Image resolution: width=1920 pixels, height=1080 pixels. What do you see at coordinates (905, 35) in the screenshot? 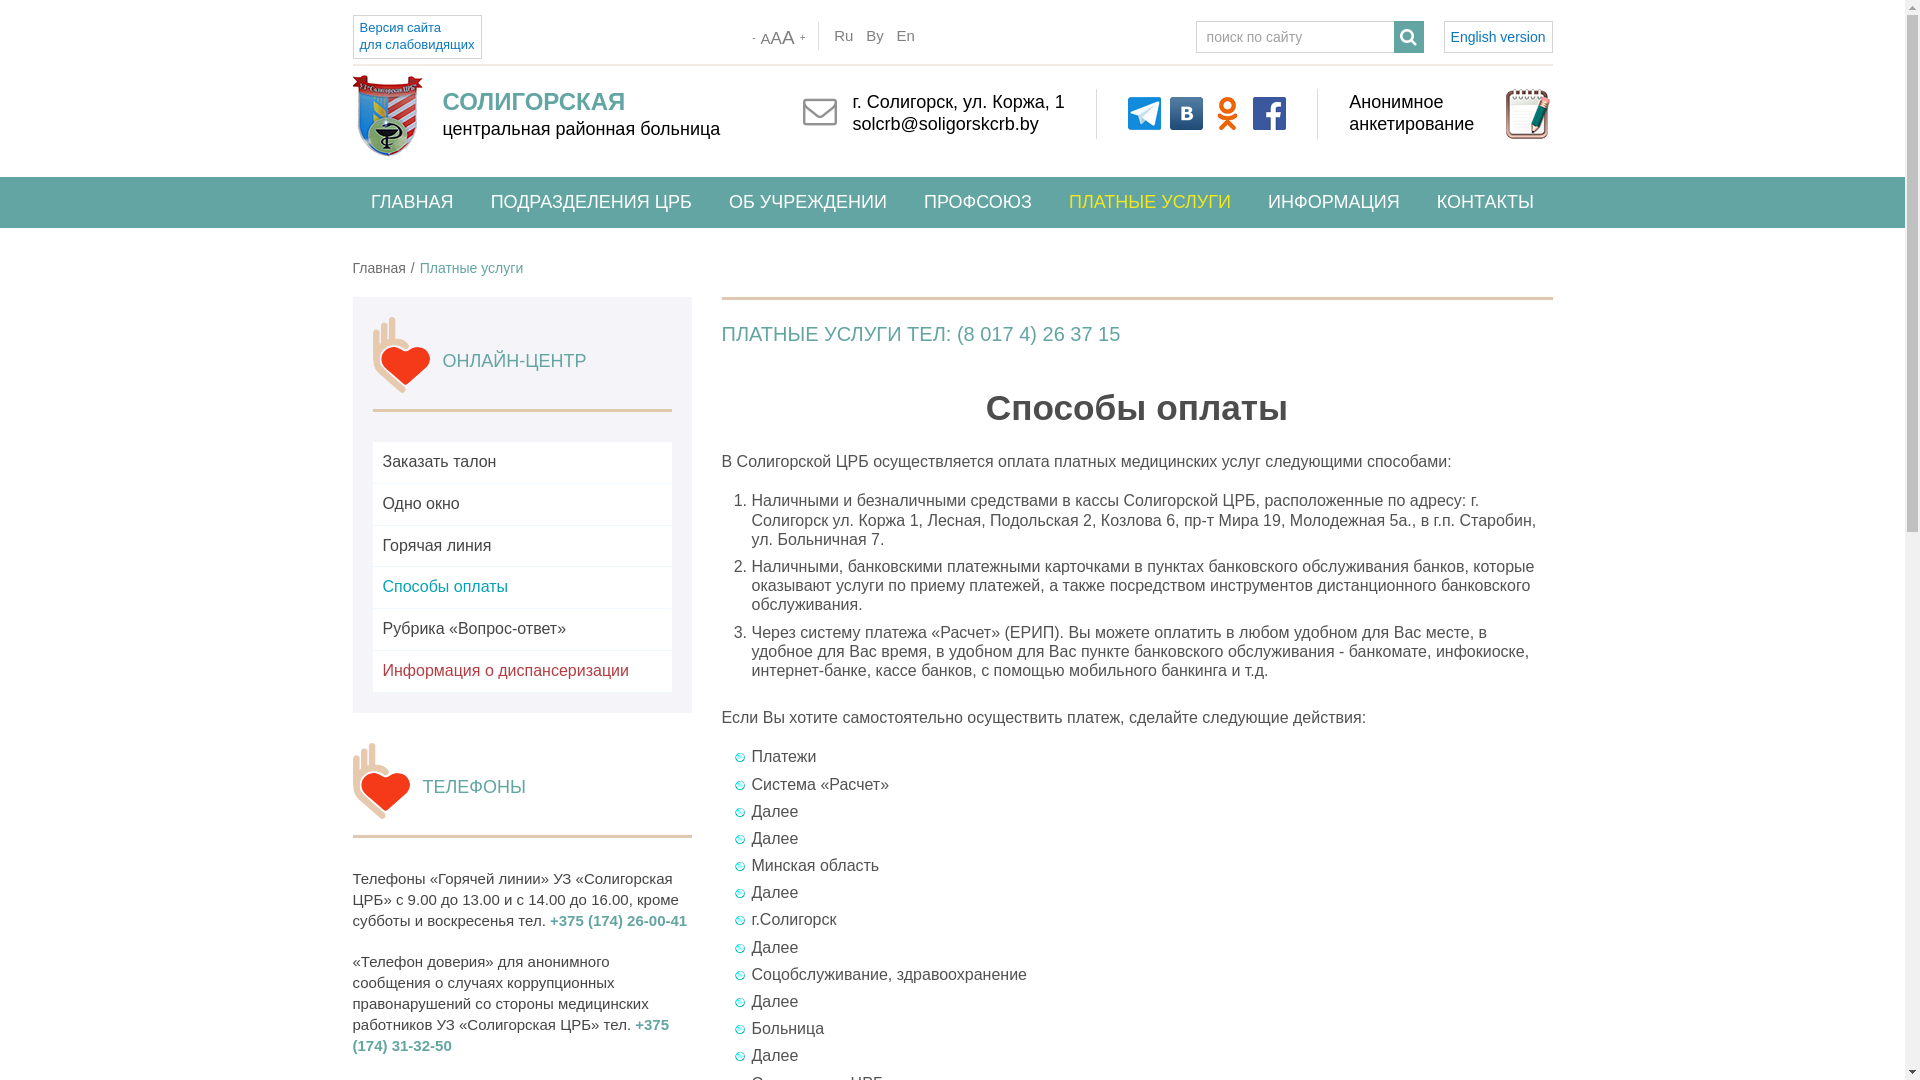
I see `'En'` at bounding box center [905, 35].